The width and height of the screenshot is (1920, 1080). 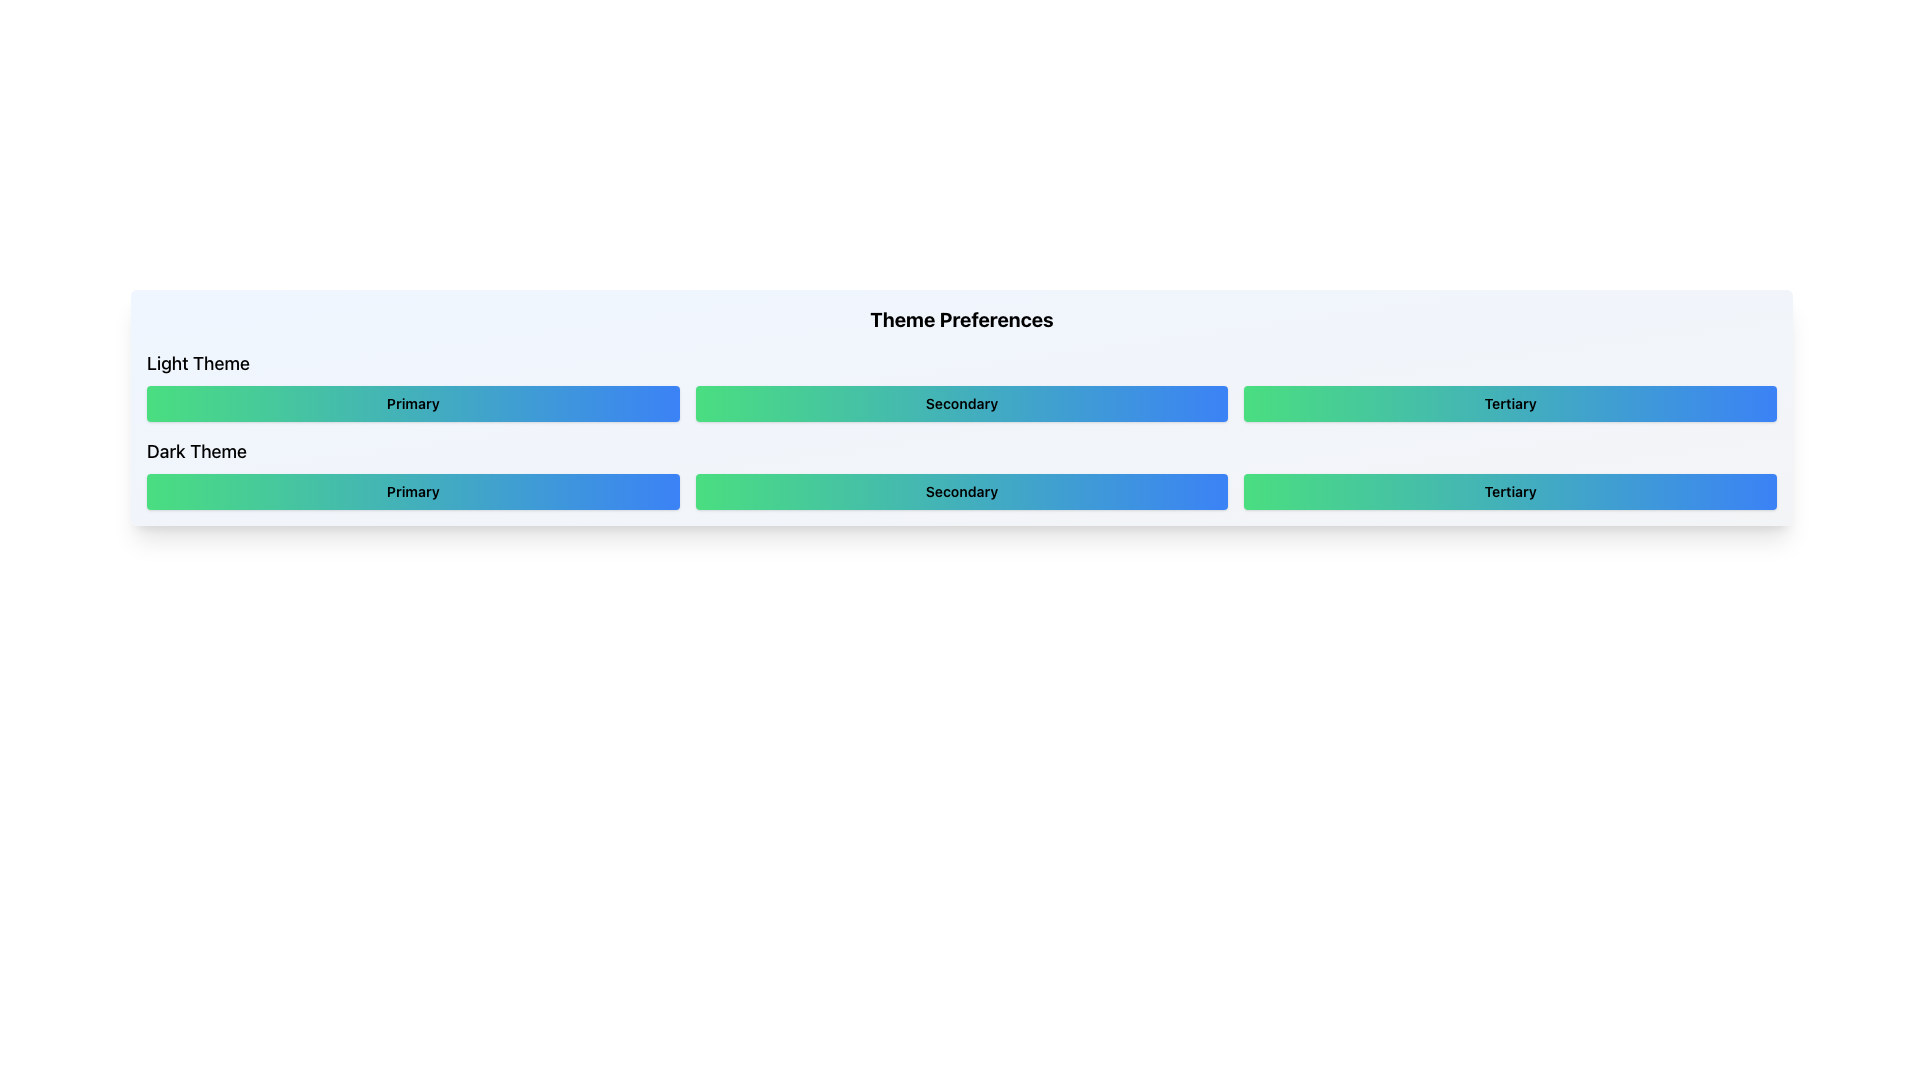 What do you see at coordinates (412, 492) in the screenshot?
I see `the primary action button for the 'Dark Theme' section` at bounding box center [412, 492].